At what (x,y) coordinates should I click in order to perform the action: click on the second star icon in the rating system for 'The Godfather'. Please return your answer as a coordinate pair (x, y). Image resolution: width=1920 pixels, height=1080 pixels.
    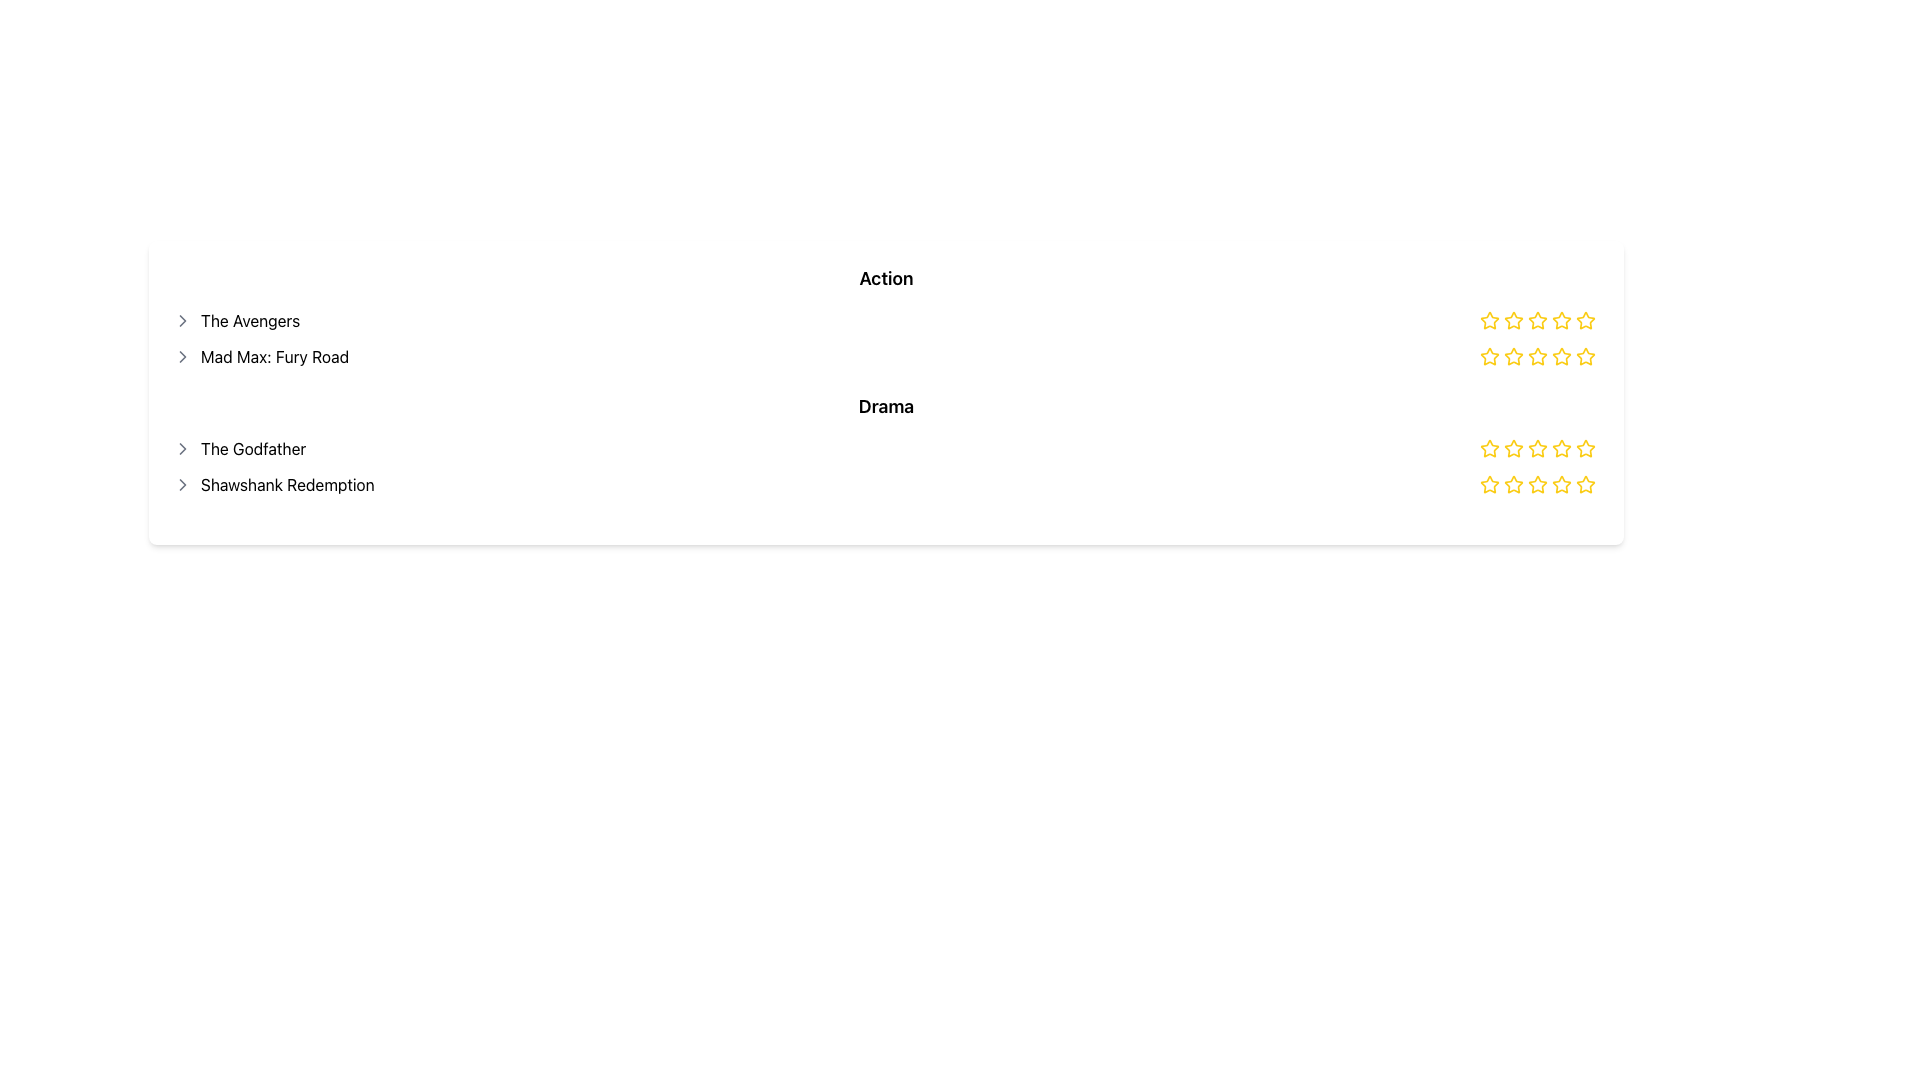
    Looking at the image, I should click on (1513, 447).